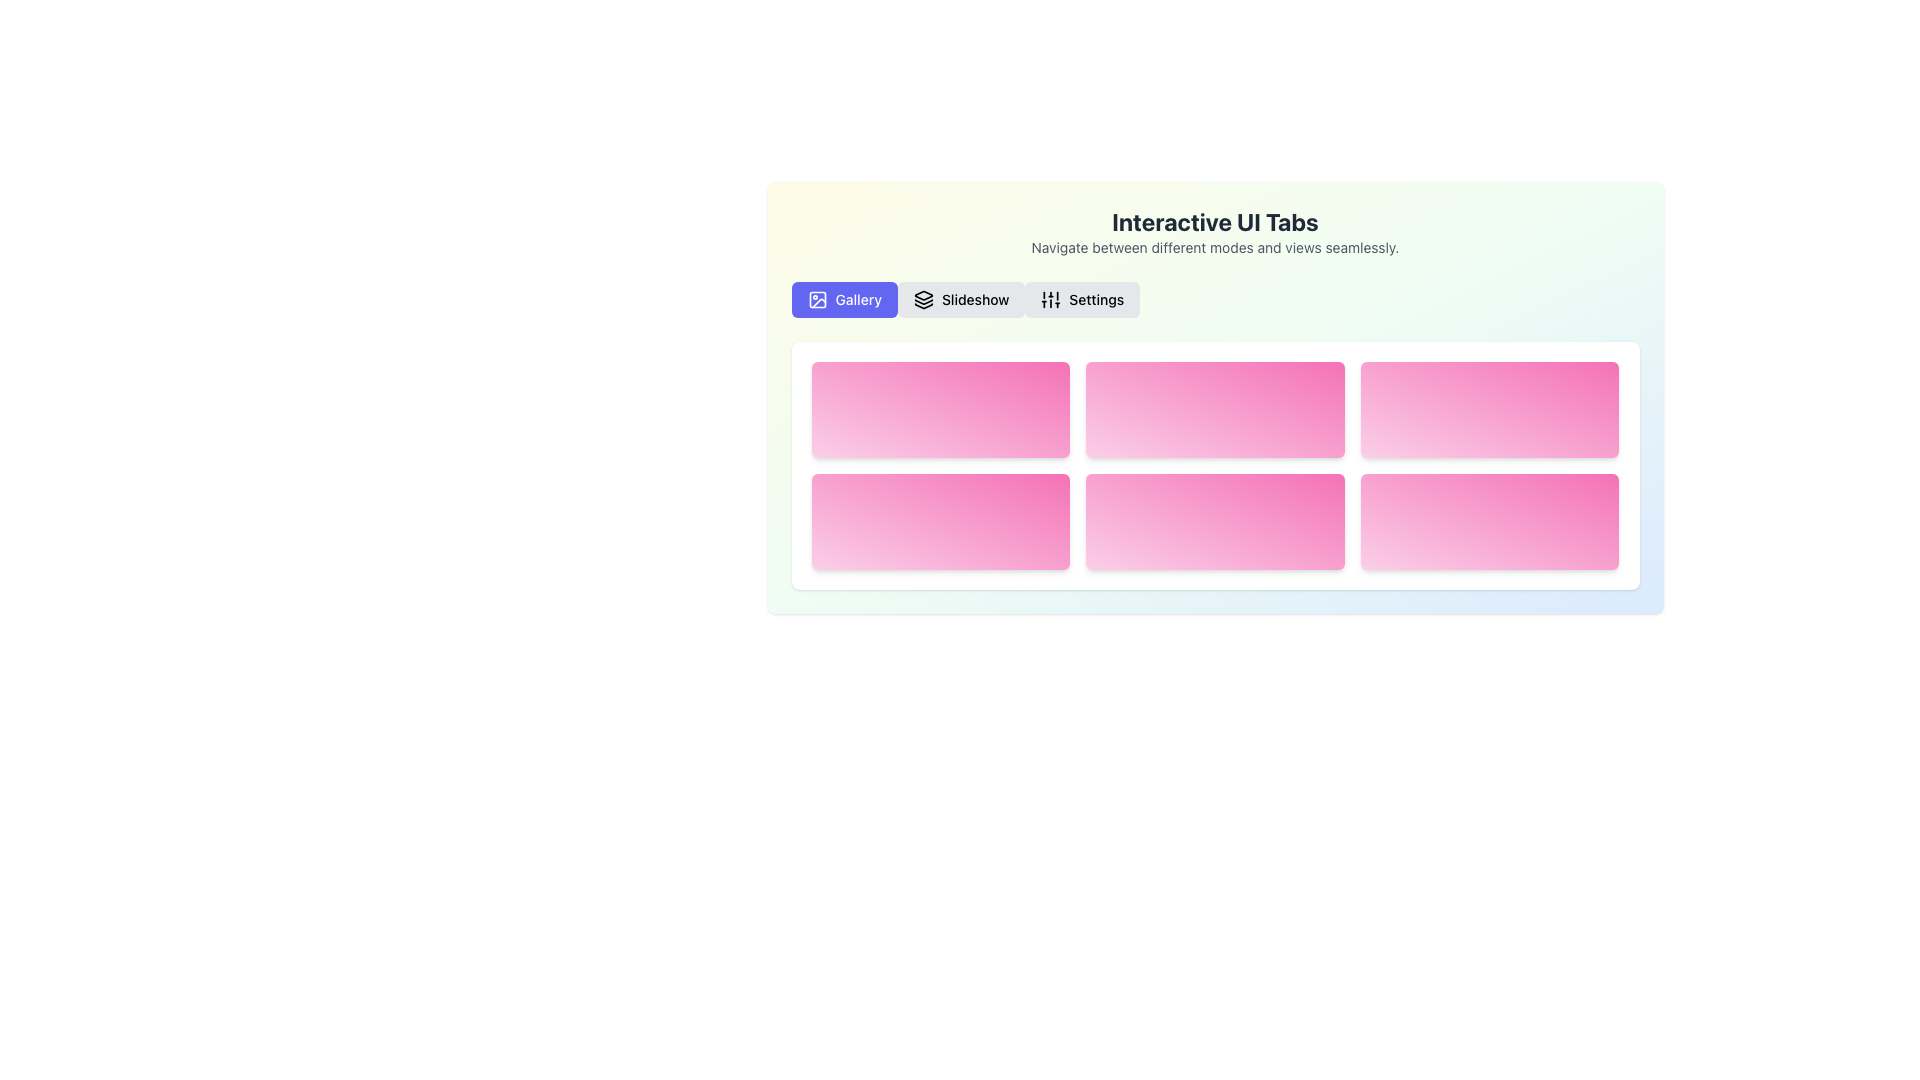  I want to click on the graphical icon that resembles a minimalistic image representation located to the left of the 'Gallery' button, so click(817, 300).